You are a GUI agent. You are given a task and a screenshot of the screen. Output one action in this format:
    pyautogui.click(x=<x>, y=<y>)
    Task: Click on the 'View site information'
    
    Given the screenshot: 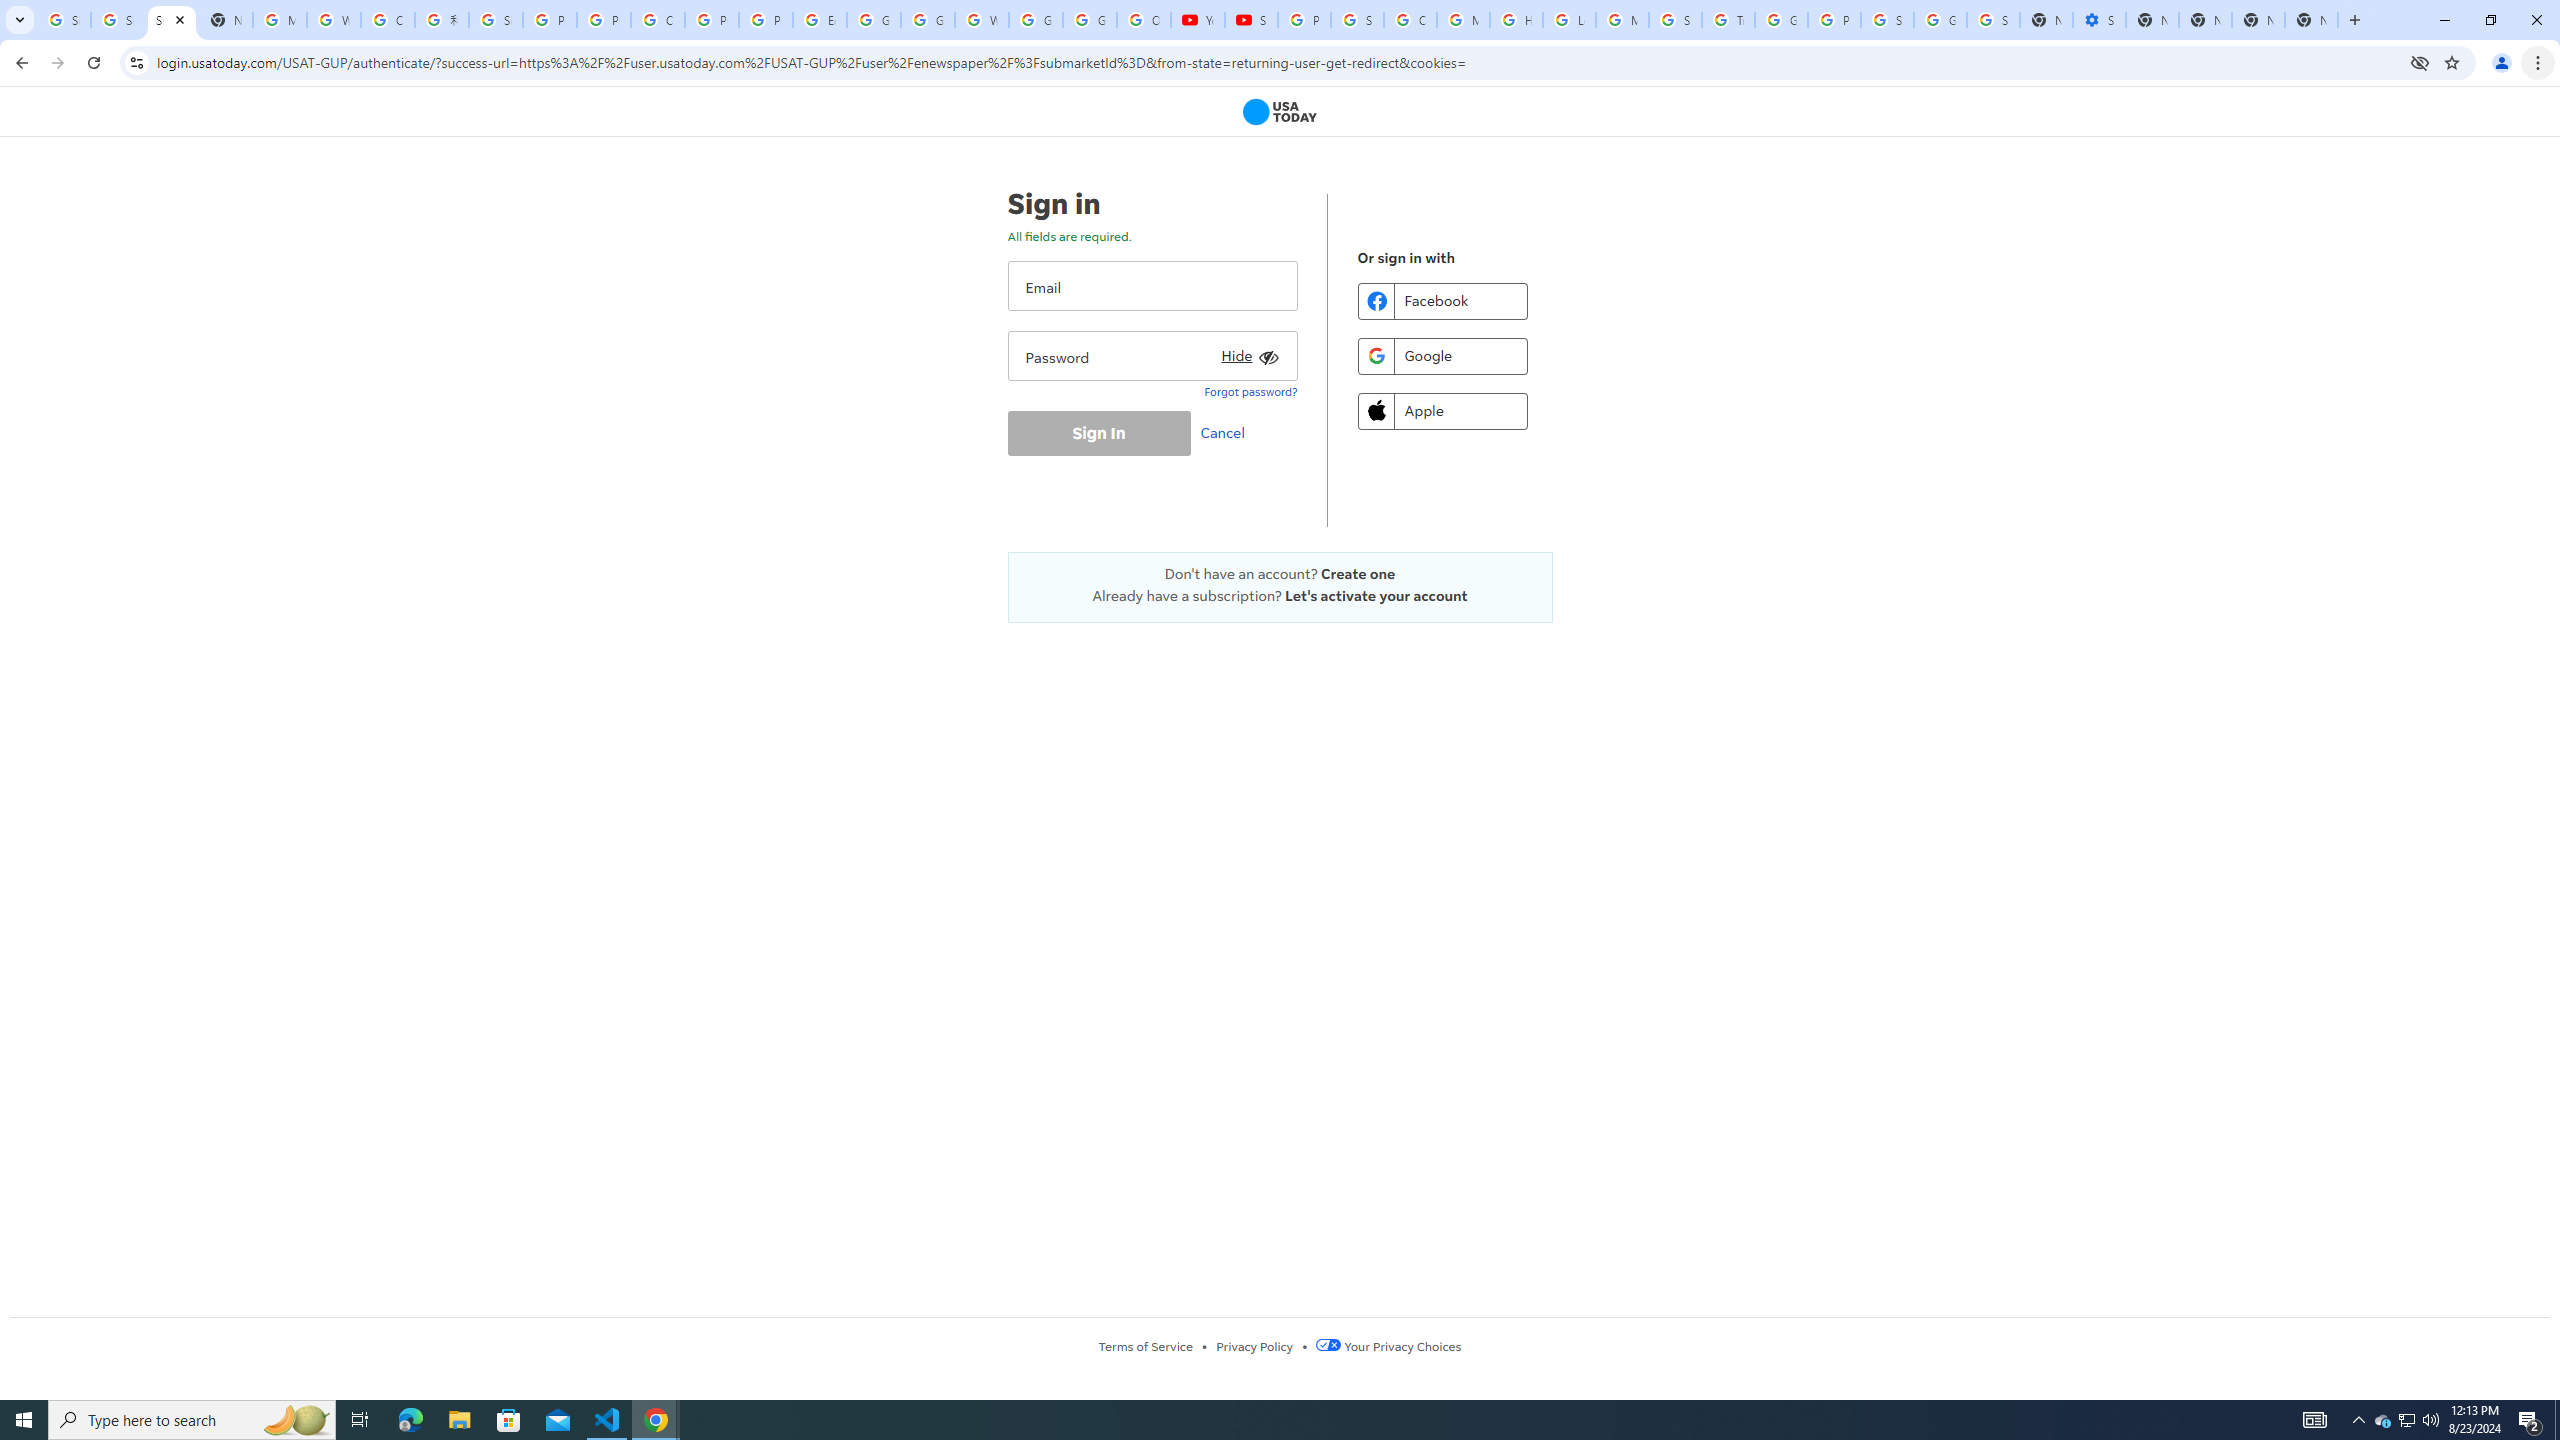 What is the action you would take?
    pyautogui.click(x=135, y=61)
    